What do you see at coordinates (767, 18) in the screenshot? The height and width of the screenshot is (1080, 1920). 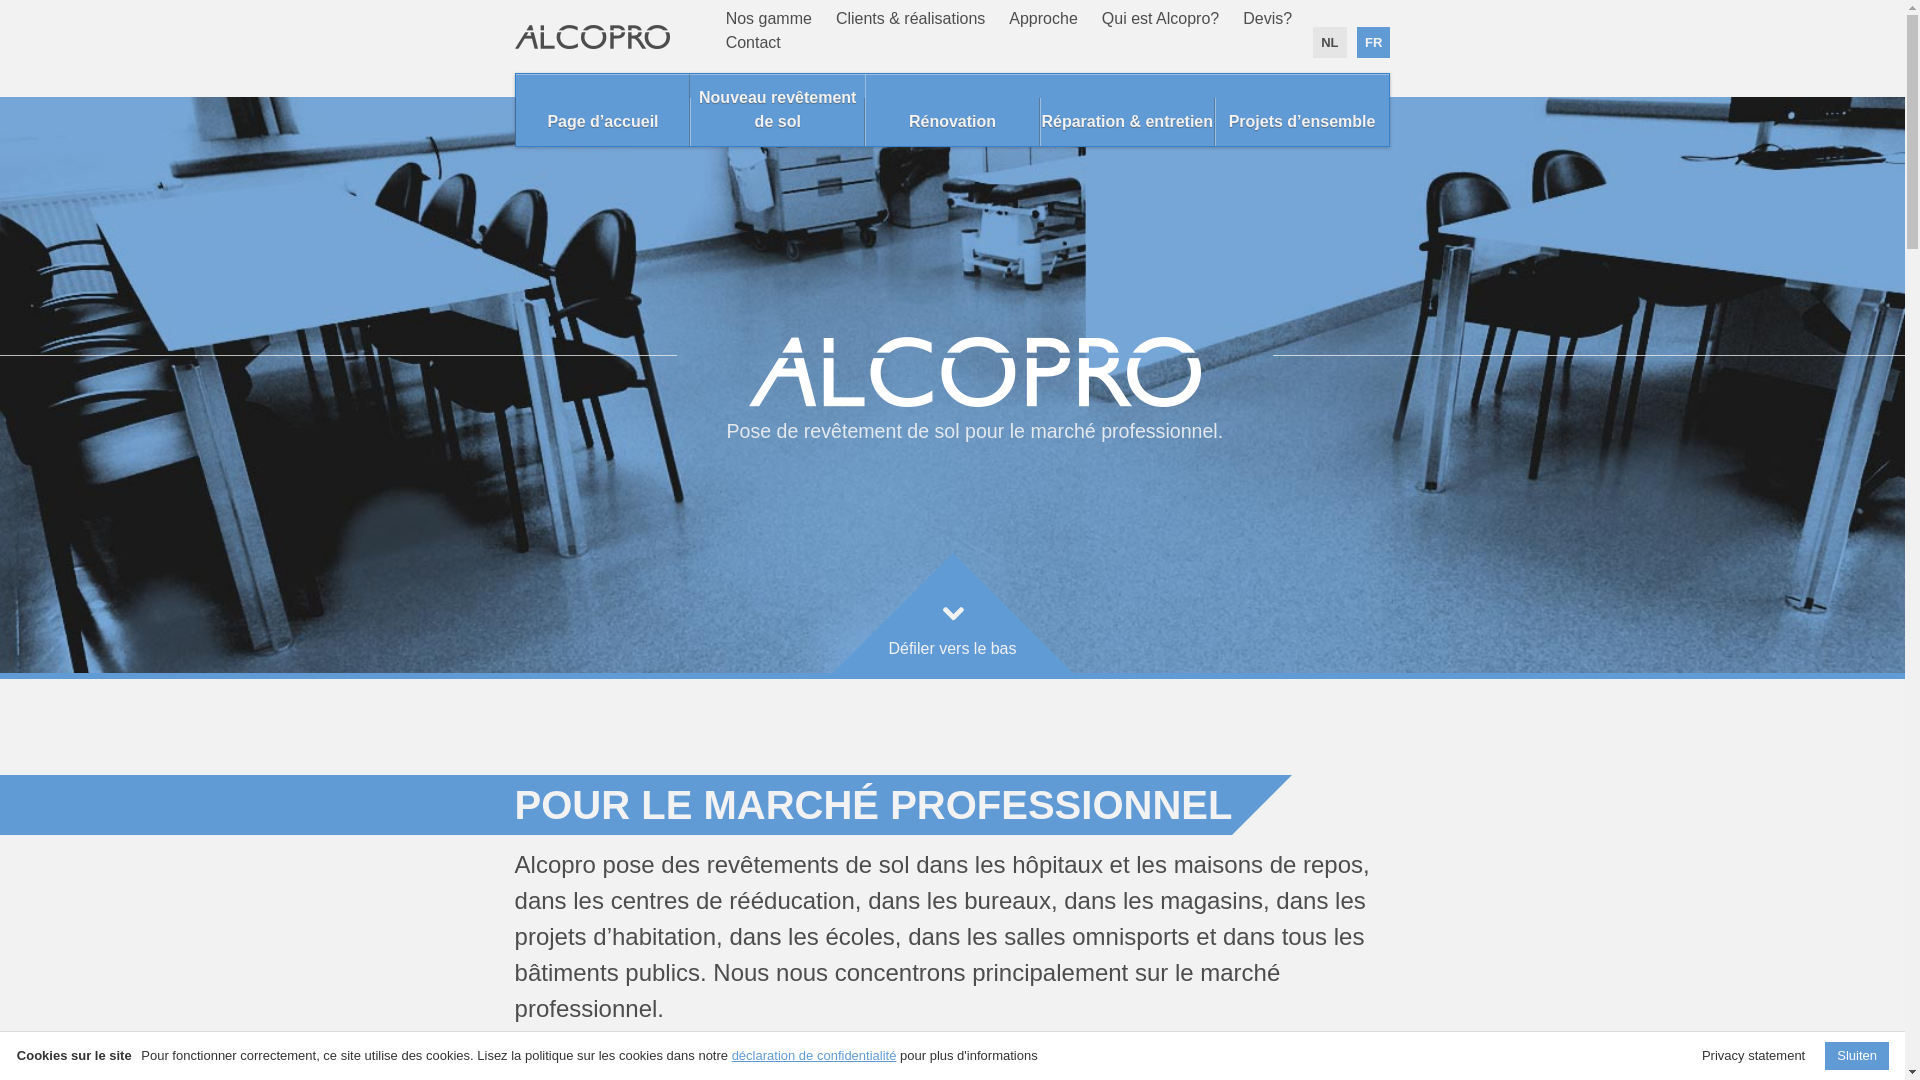 I see `'Nos gamme'` at bounding box center [767, 18].